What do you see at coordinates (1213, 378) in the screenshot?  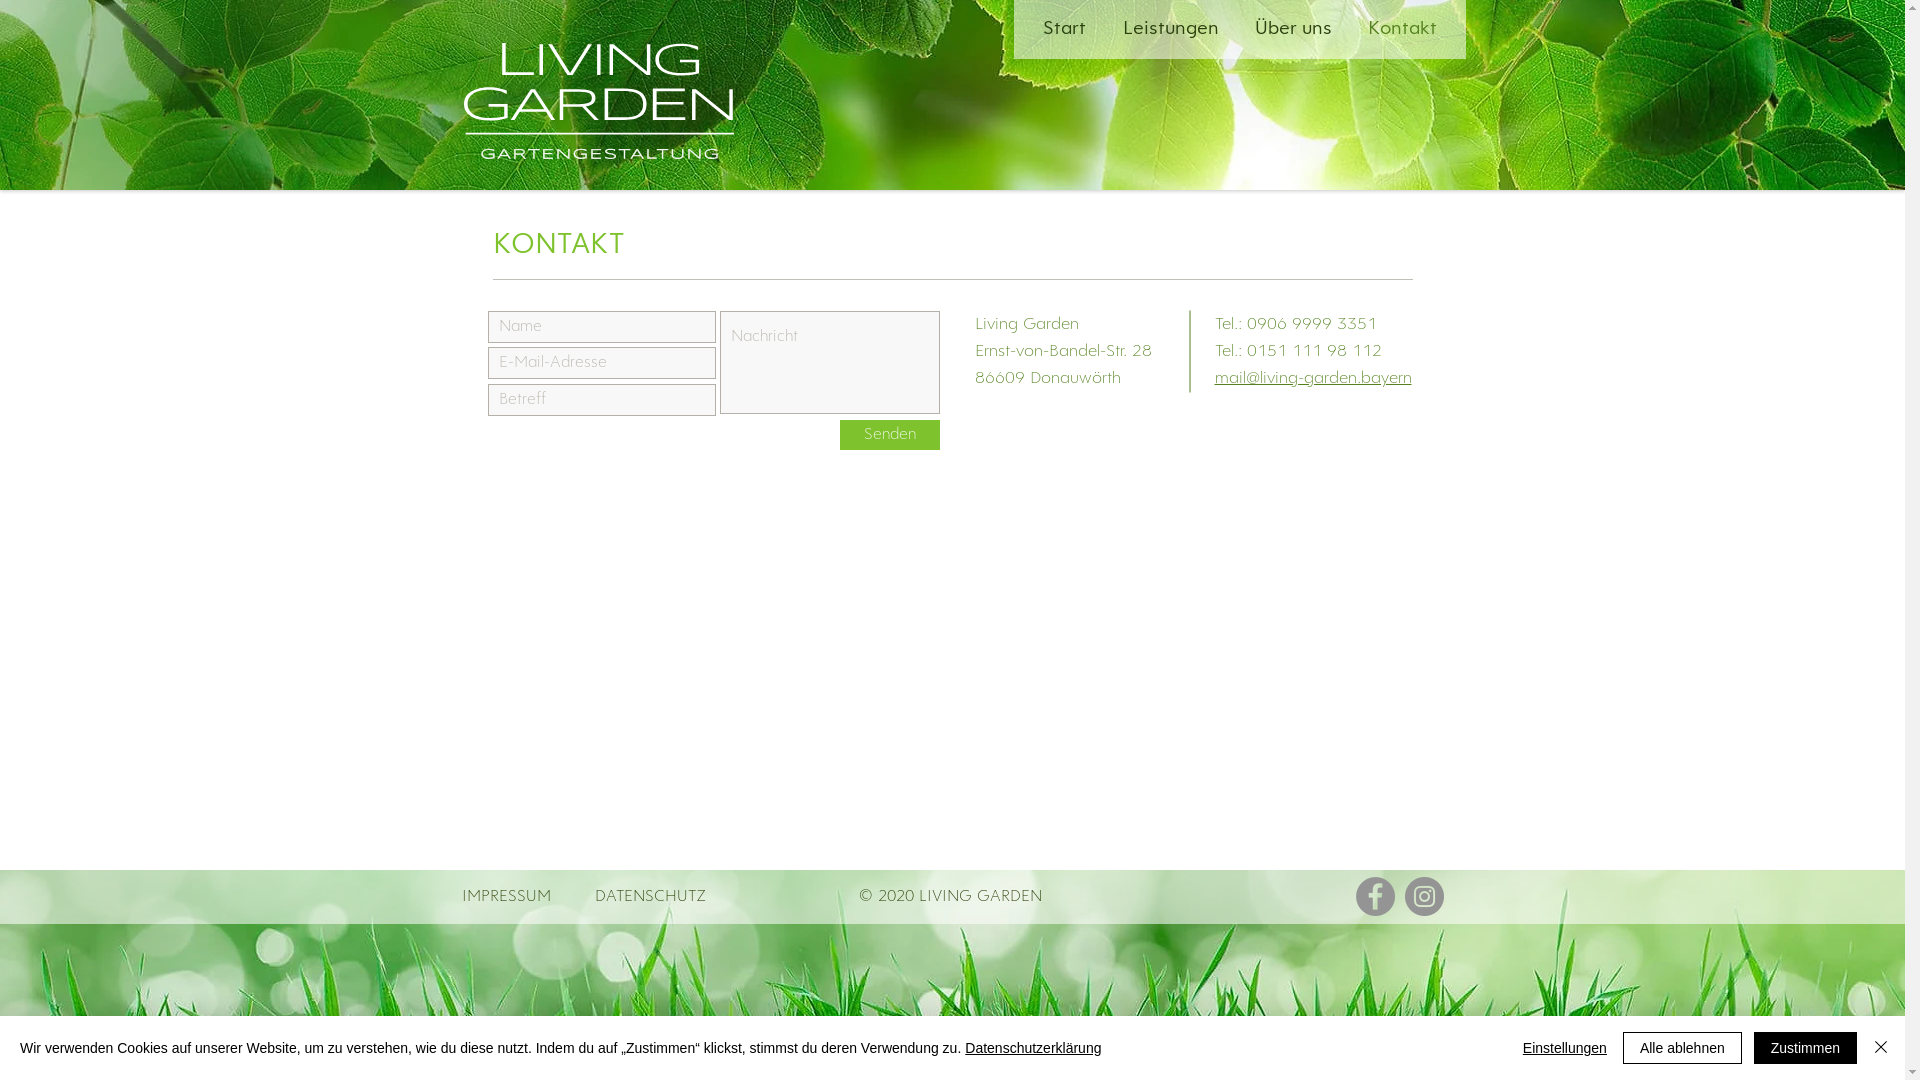 I see `'mail@living-garden.bayern'` at bounding box center [1213, 378].